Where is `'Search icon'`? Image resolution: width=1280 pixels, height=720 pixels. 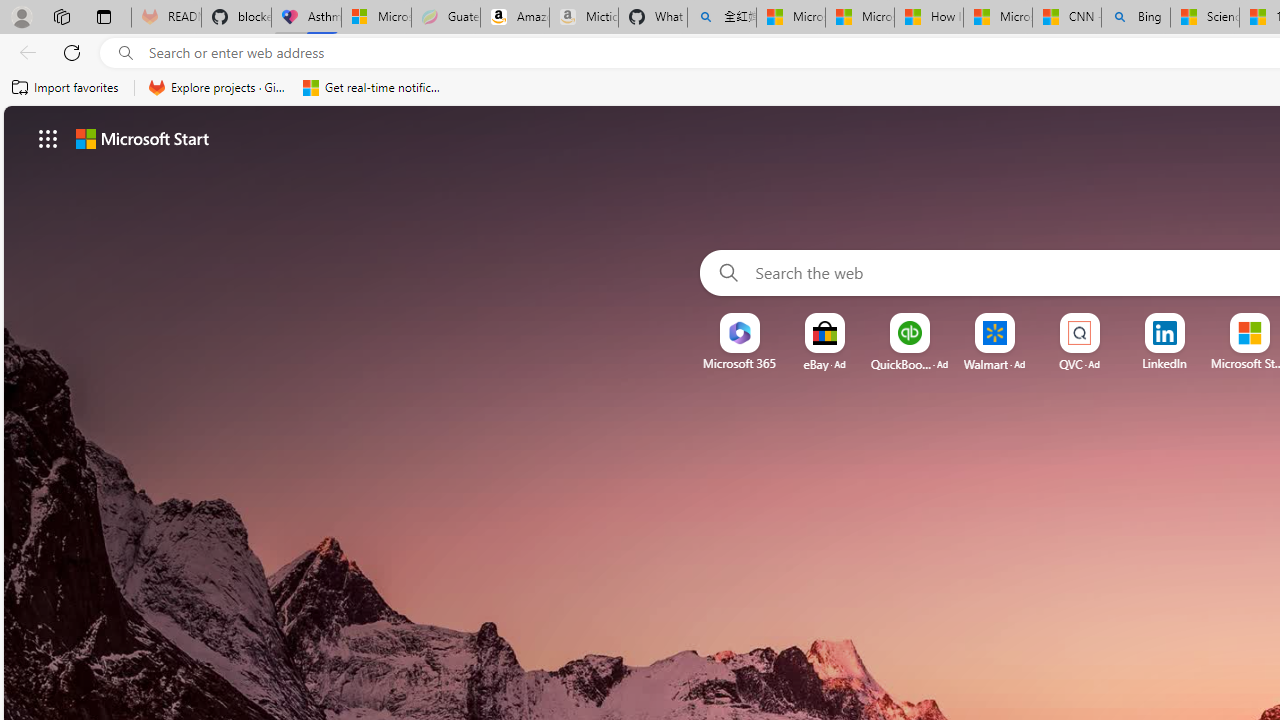
'Search icon' is located at coordinates (125, 52).